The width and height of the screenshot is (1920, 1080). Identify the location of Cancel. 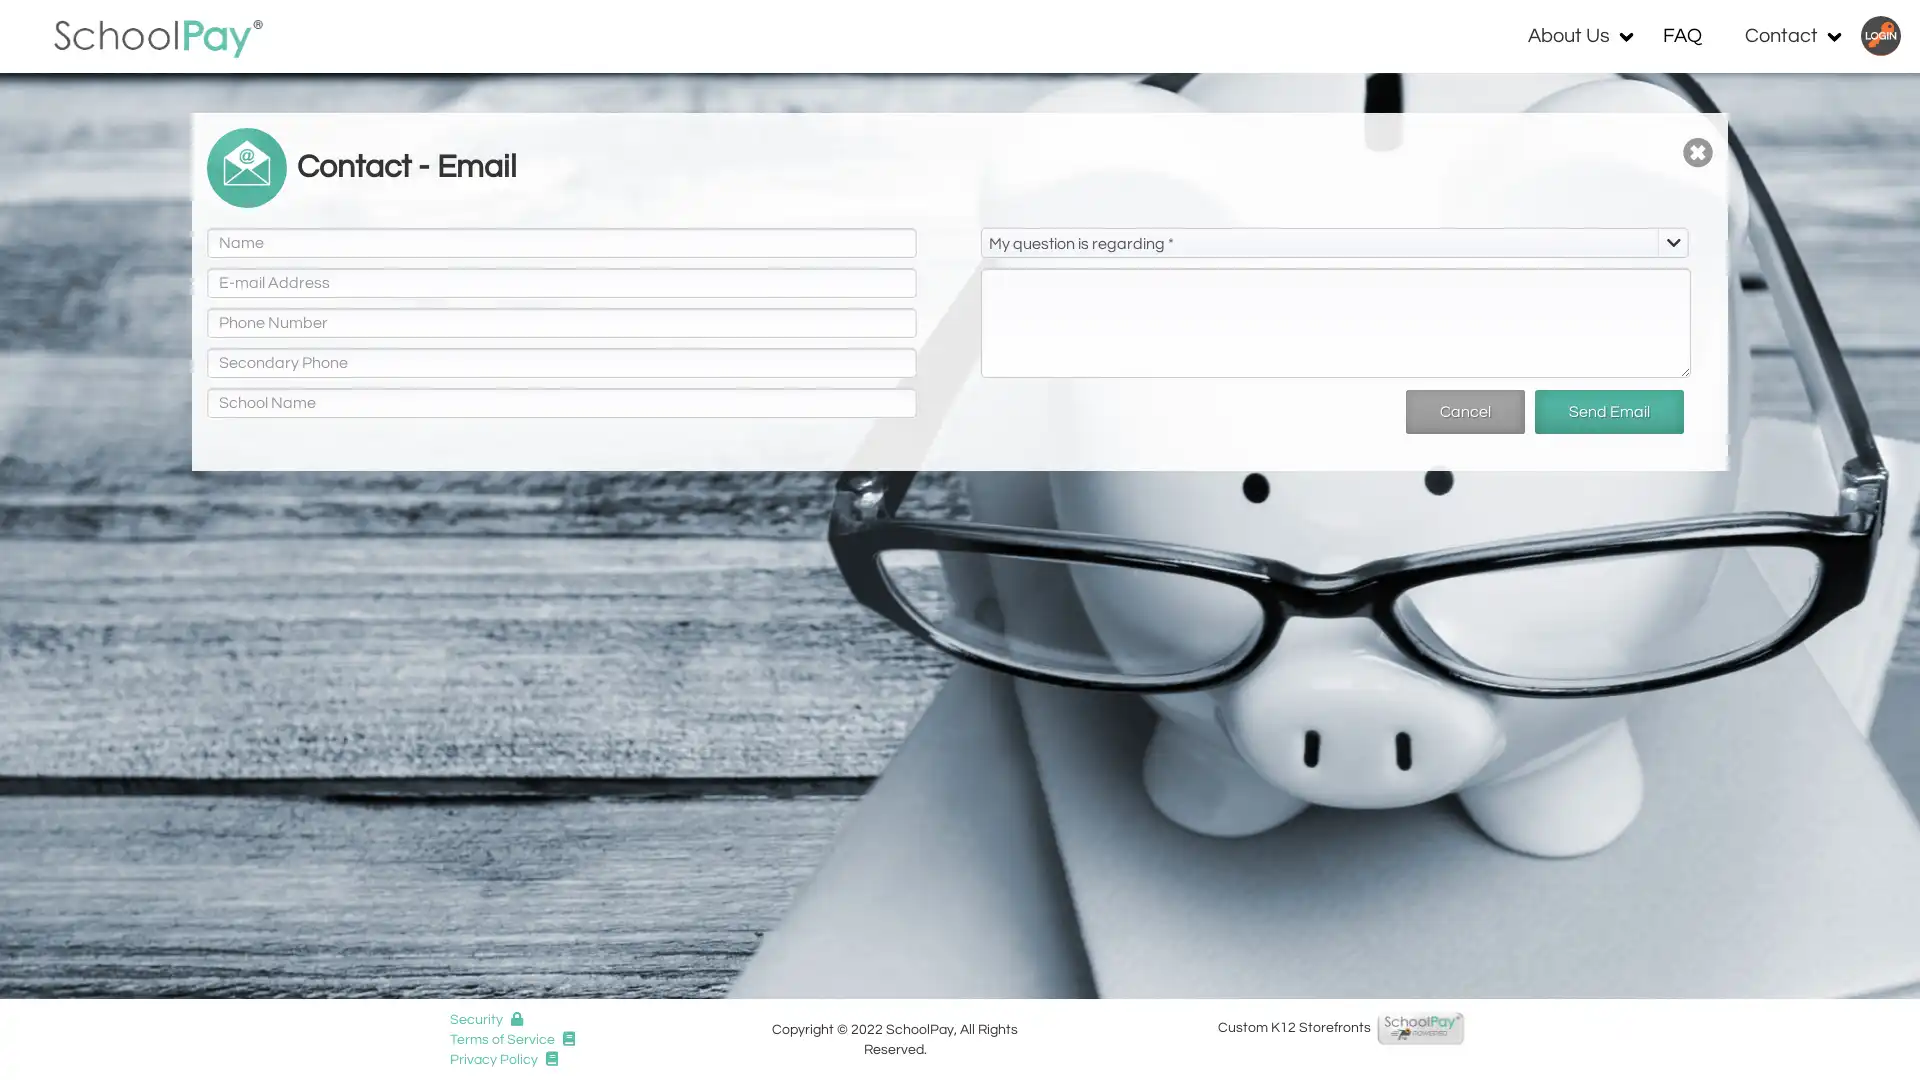
(1464, 411).